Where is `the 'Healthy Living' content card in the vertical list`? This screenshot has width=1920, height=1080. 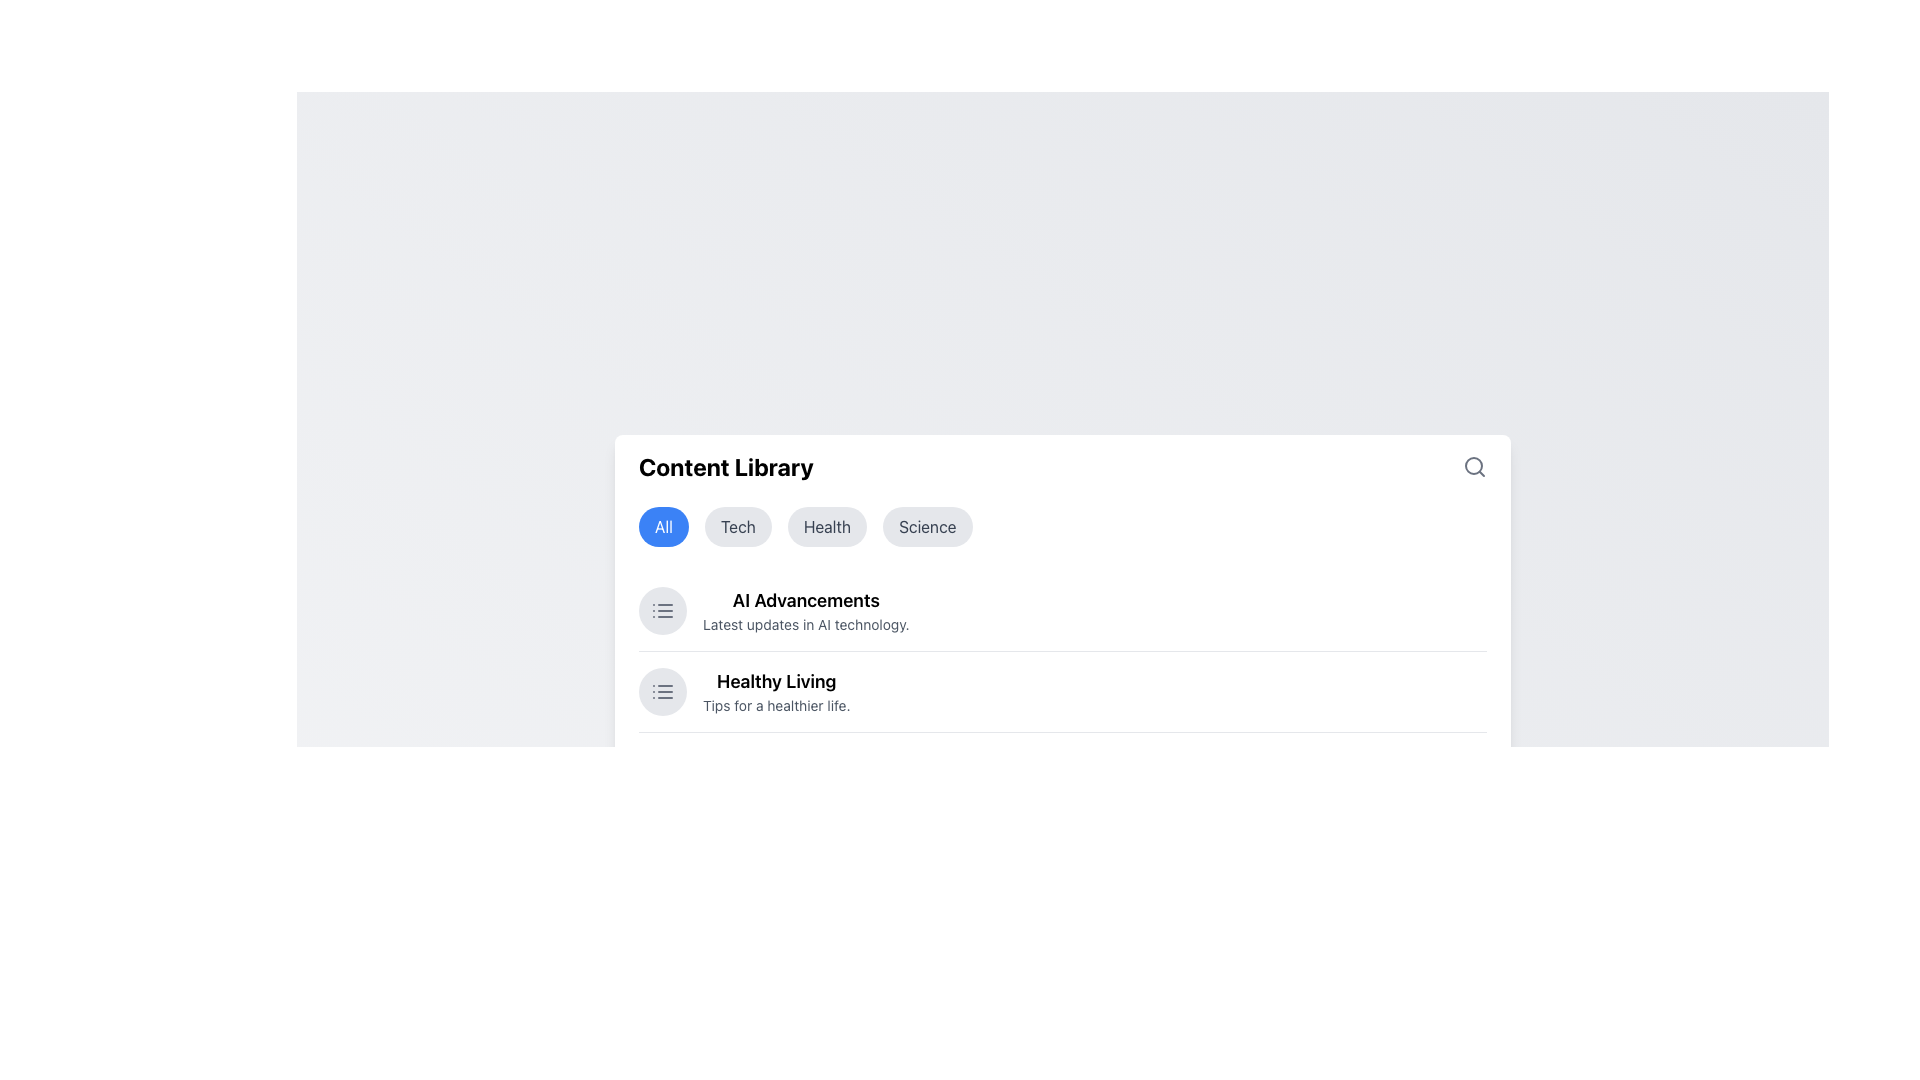 the 'Healthy Living' content card in the vertical list is located at coordinates (1061, 690).